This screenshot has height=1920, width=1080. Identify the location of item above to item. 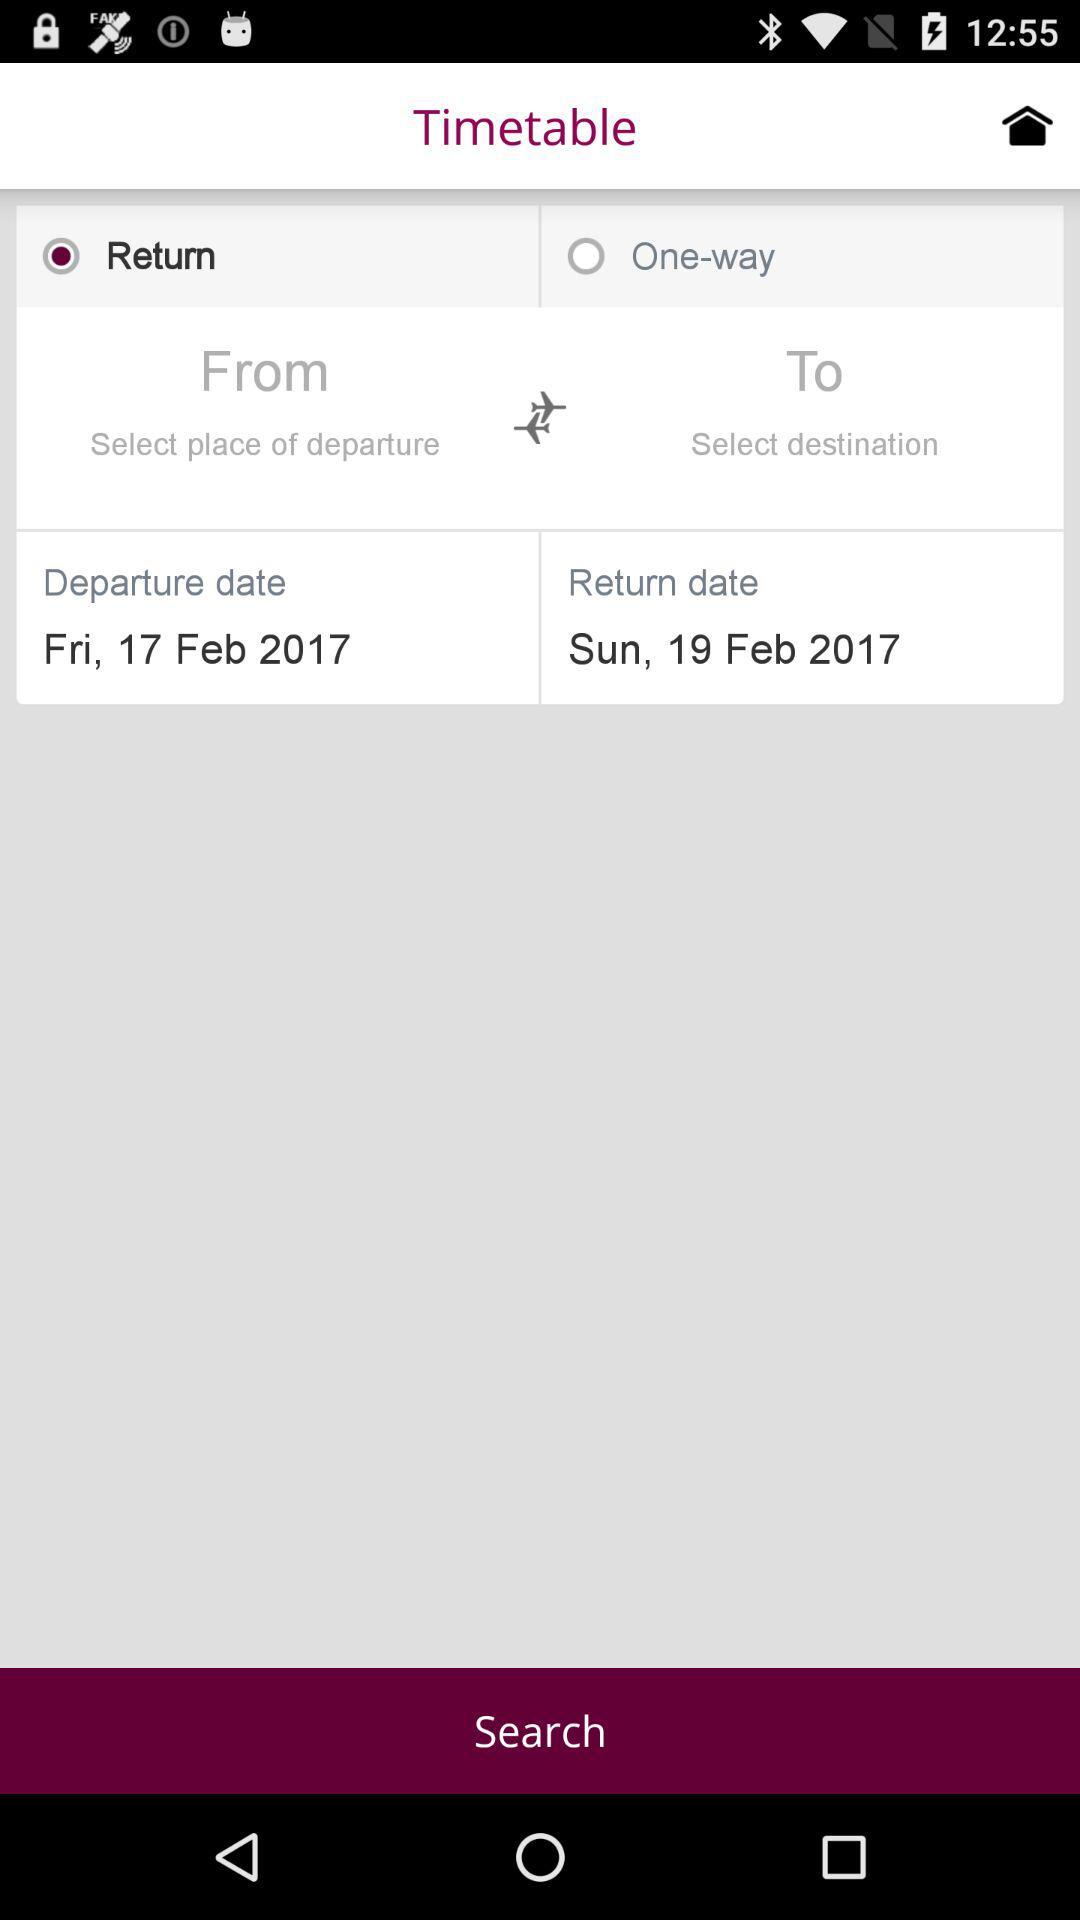
(801, 255).